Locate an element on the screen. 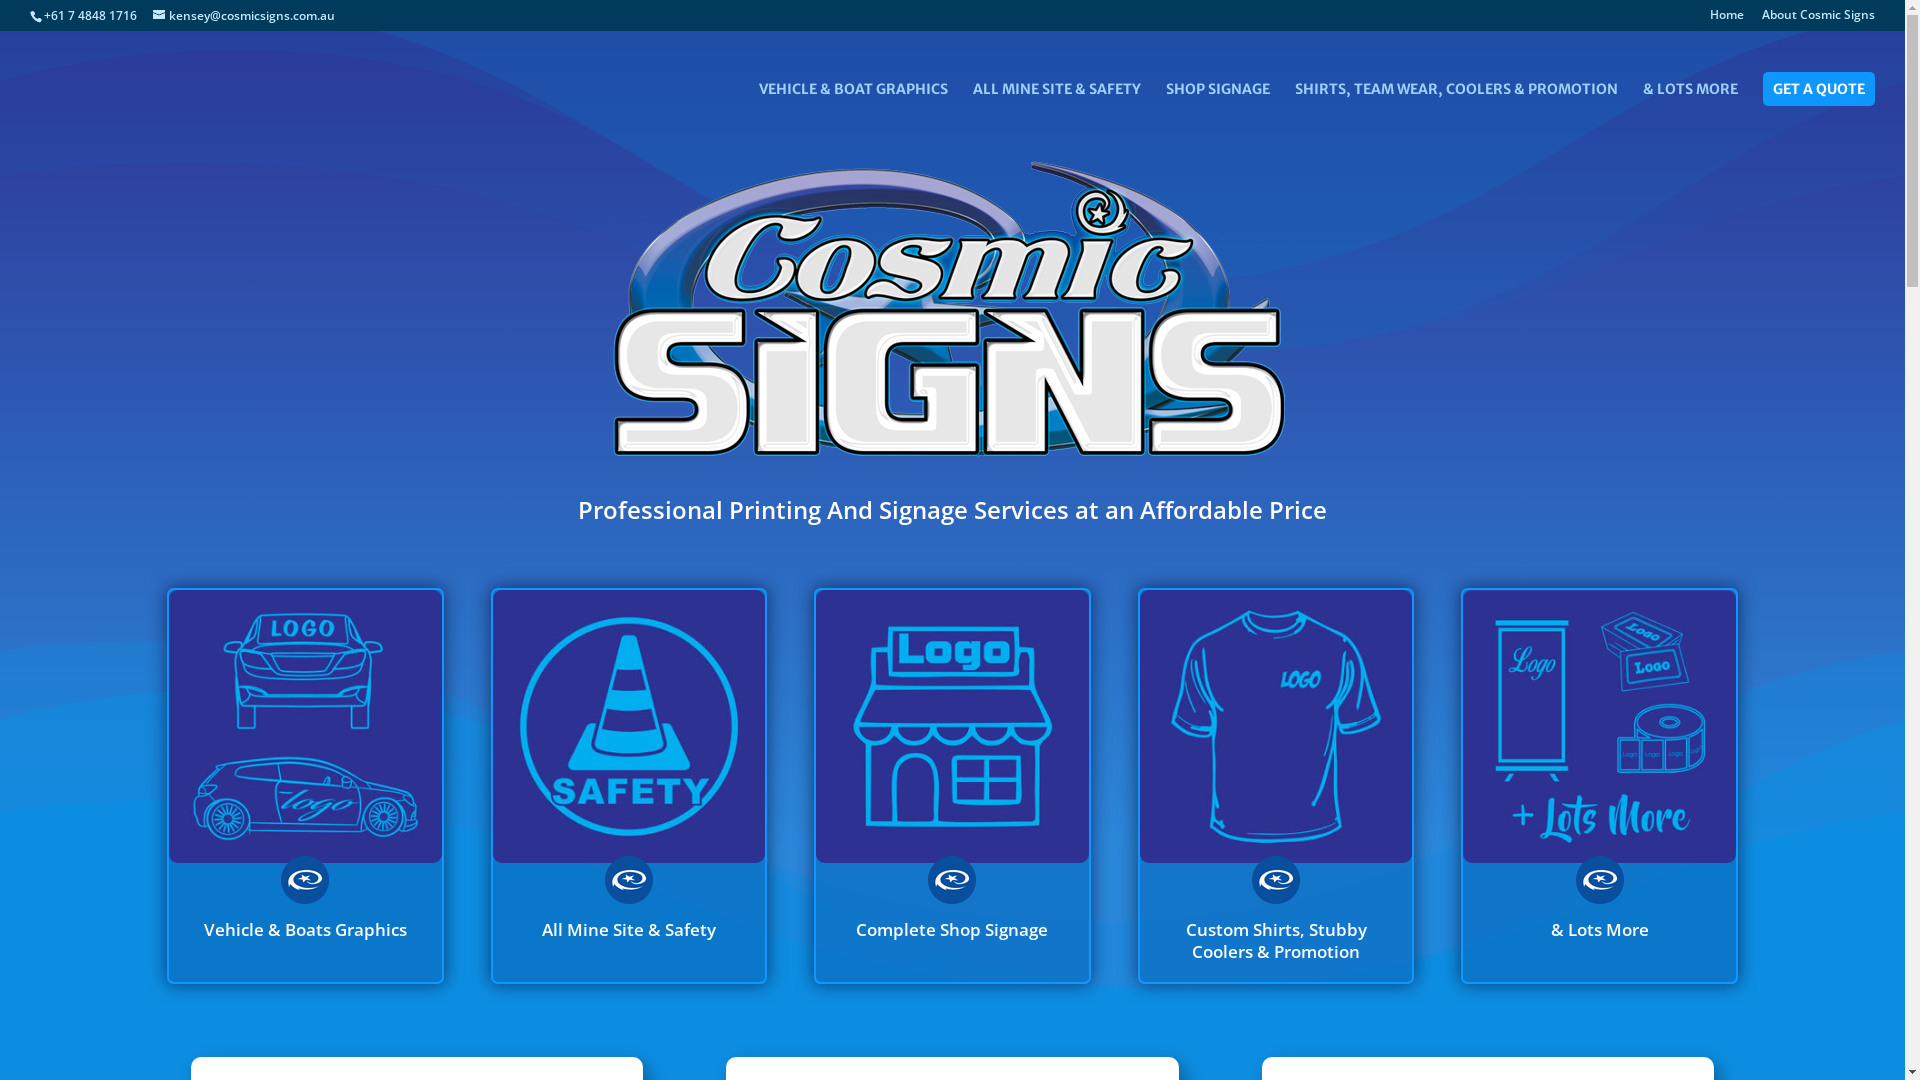 This screenshot has height=1080, width=1920. 'About Cosmic Signs' is located at coordinates (1818, 19).